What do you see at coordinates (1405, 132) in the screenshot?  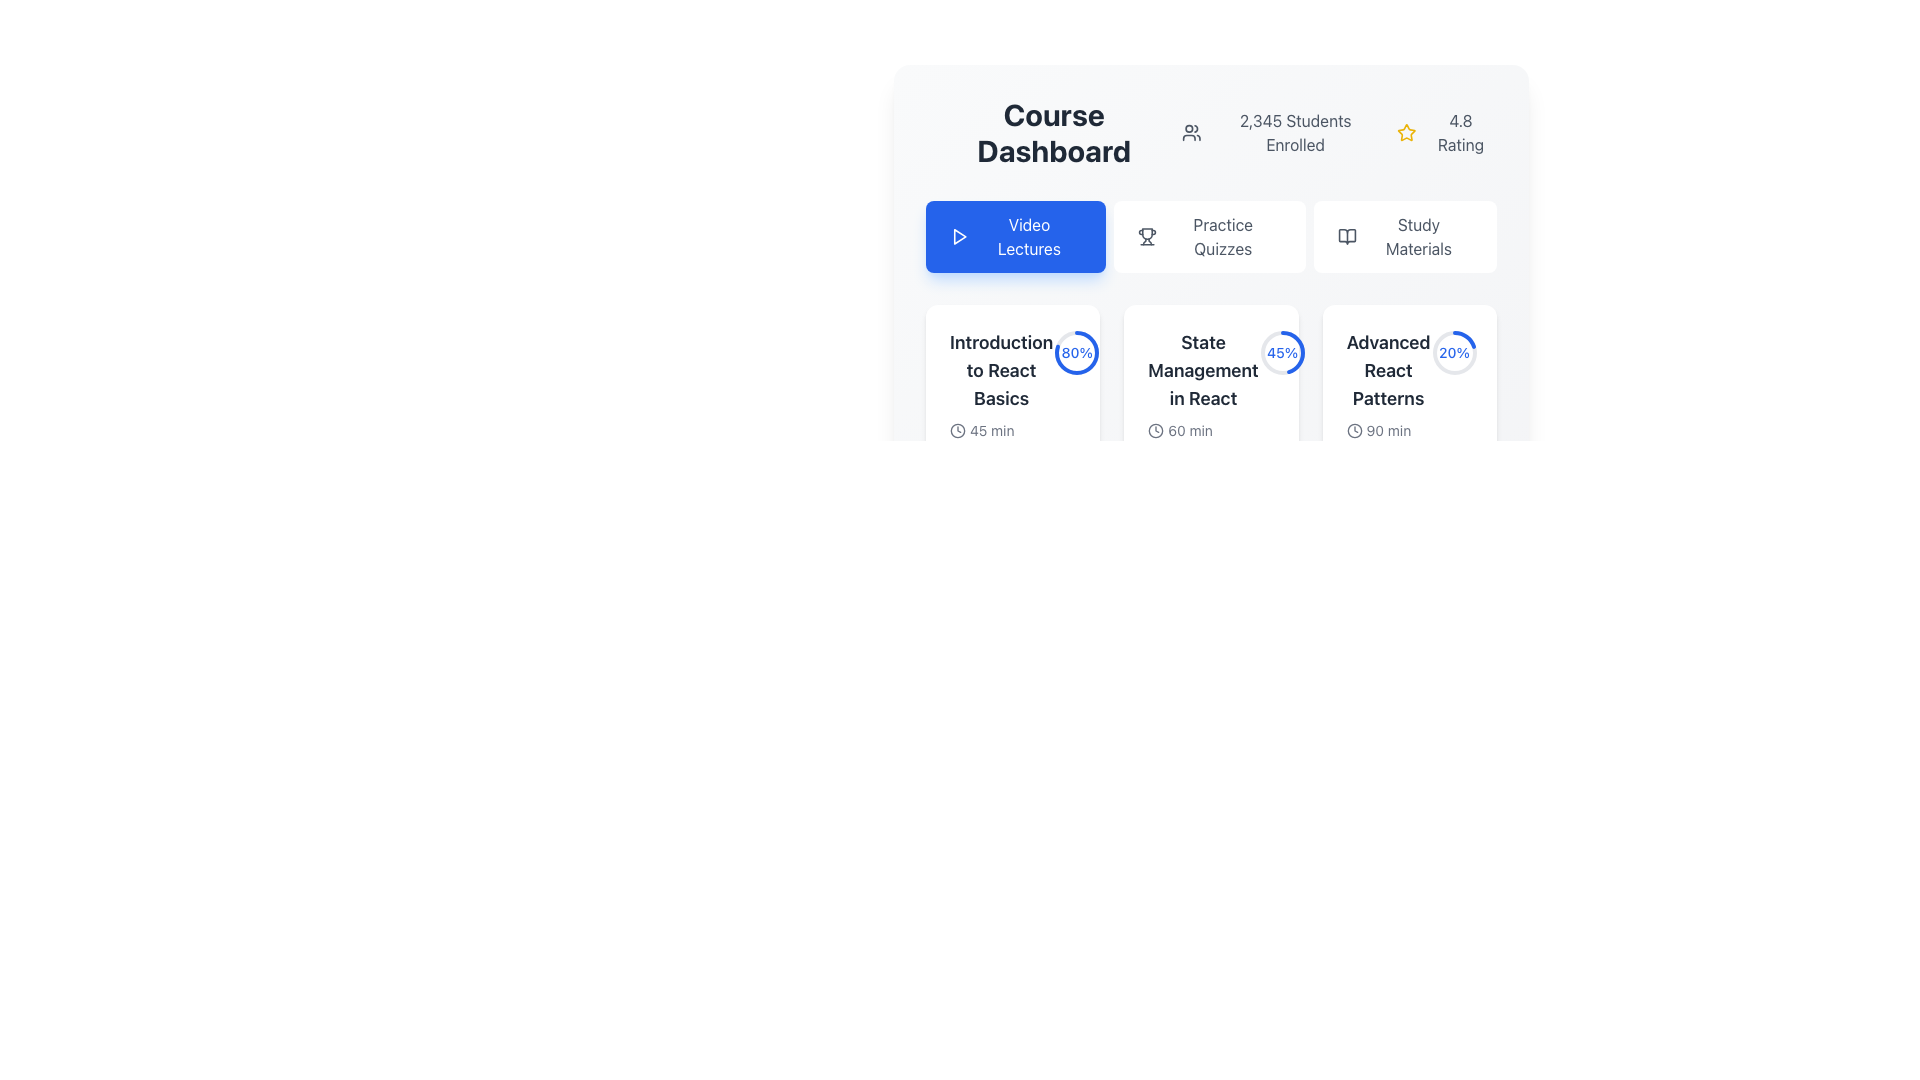 I see `the star icon with a yellow outline and hollow center, which indicates a rating component, located next to the text '4.8 Rating.'` at bounding box center [1405, 132].